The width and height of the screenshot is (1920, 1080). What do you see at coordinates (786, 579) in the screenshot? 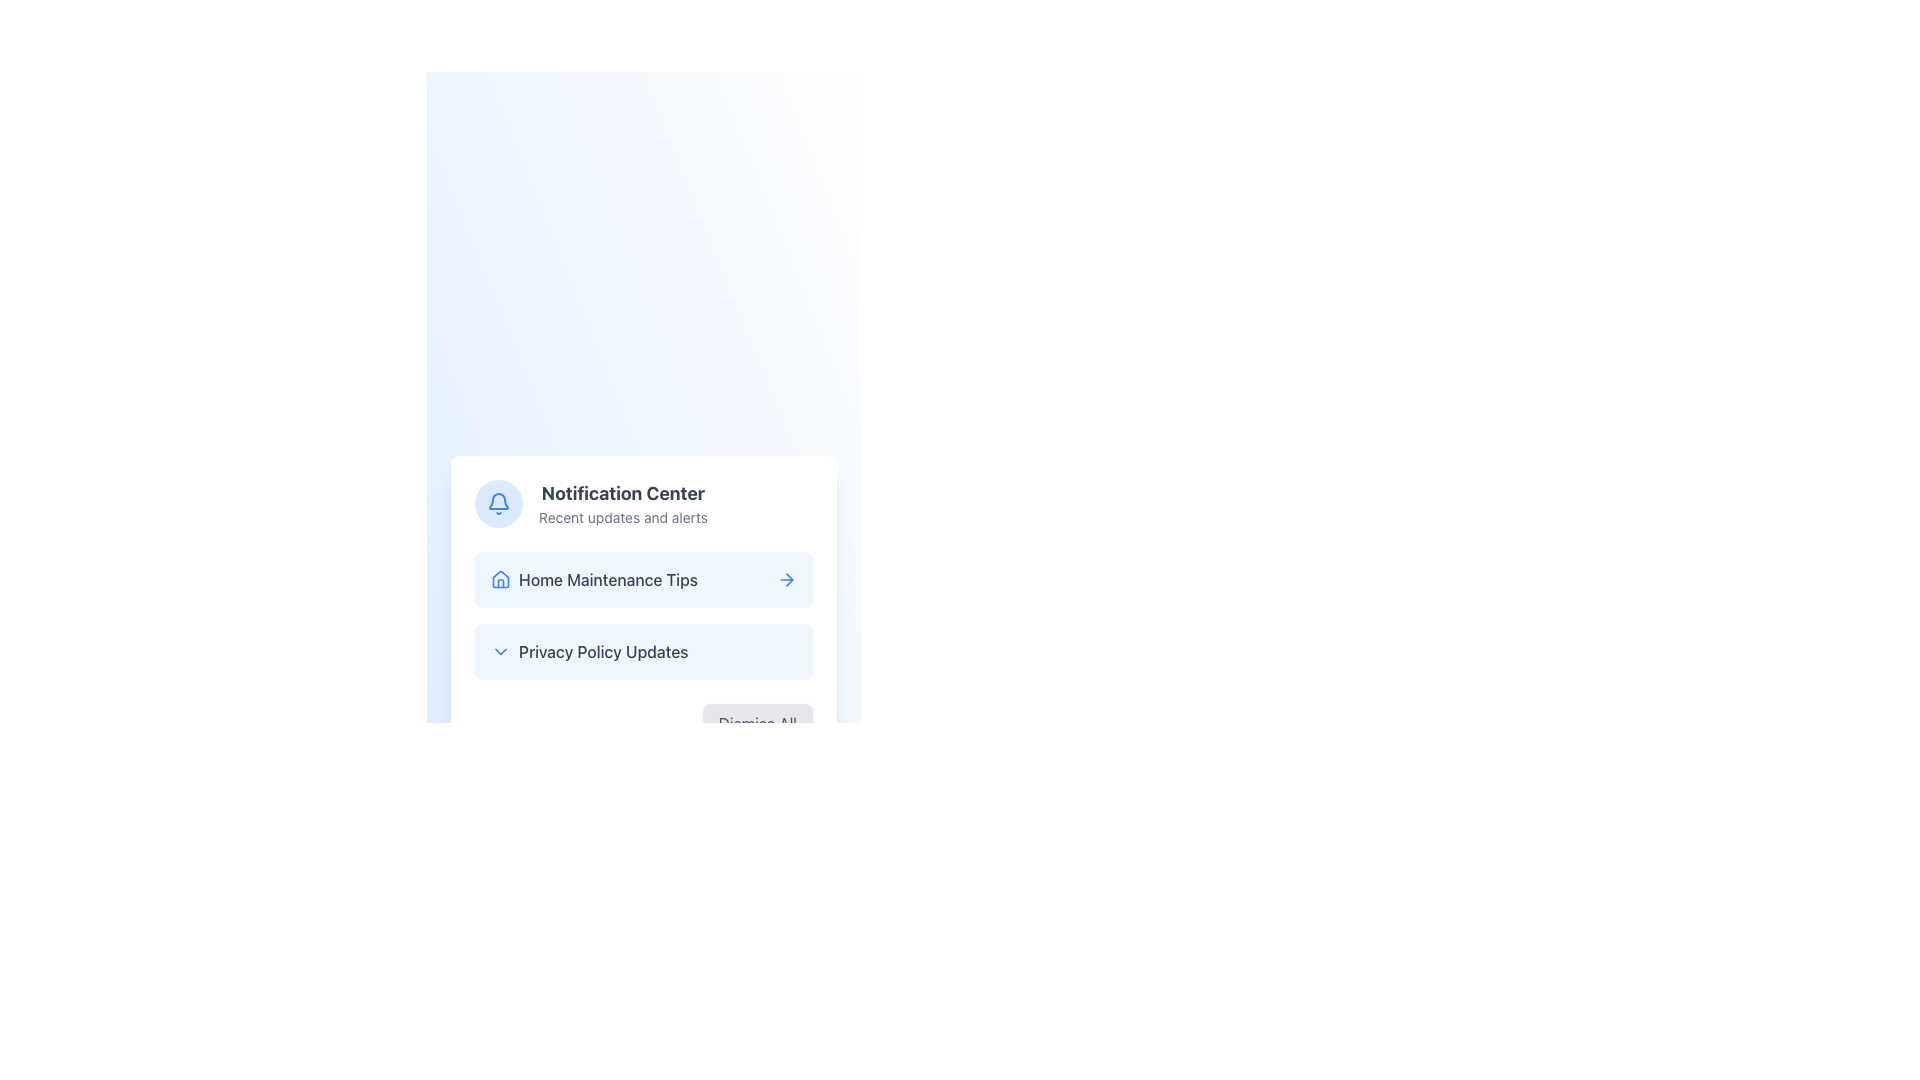
I see `the right-pointing arrow icon in the blue-themed interface adjacent to 'Home Maintenance Tips' in the notification center` at bounding box center [786, 579].